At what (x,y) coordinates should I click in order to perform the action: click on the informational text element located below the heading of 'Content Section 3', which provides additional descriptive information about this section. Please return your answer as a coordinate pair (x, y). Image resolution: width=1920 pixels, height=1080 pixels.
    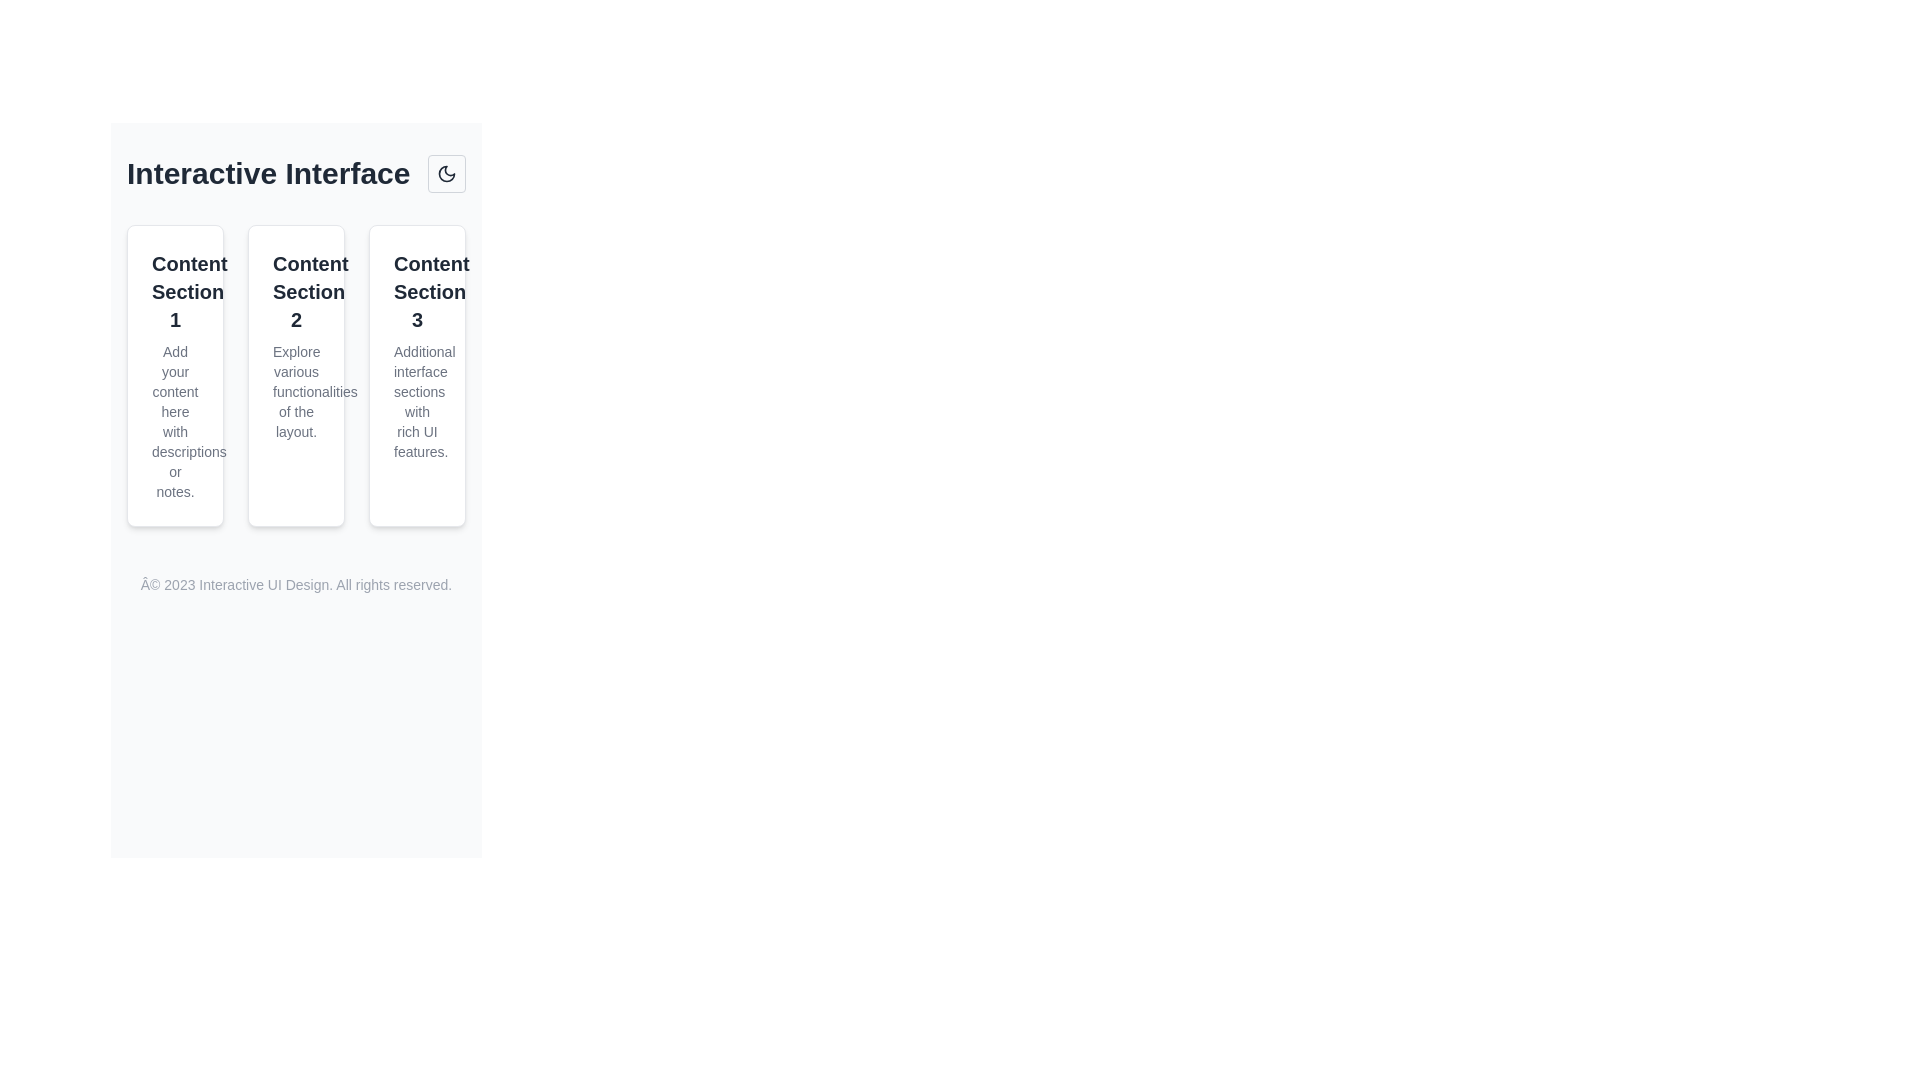
    Looking at the image, I should click on (416, 401).